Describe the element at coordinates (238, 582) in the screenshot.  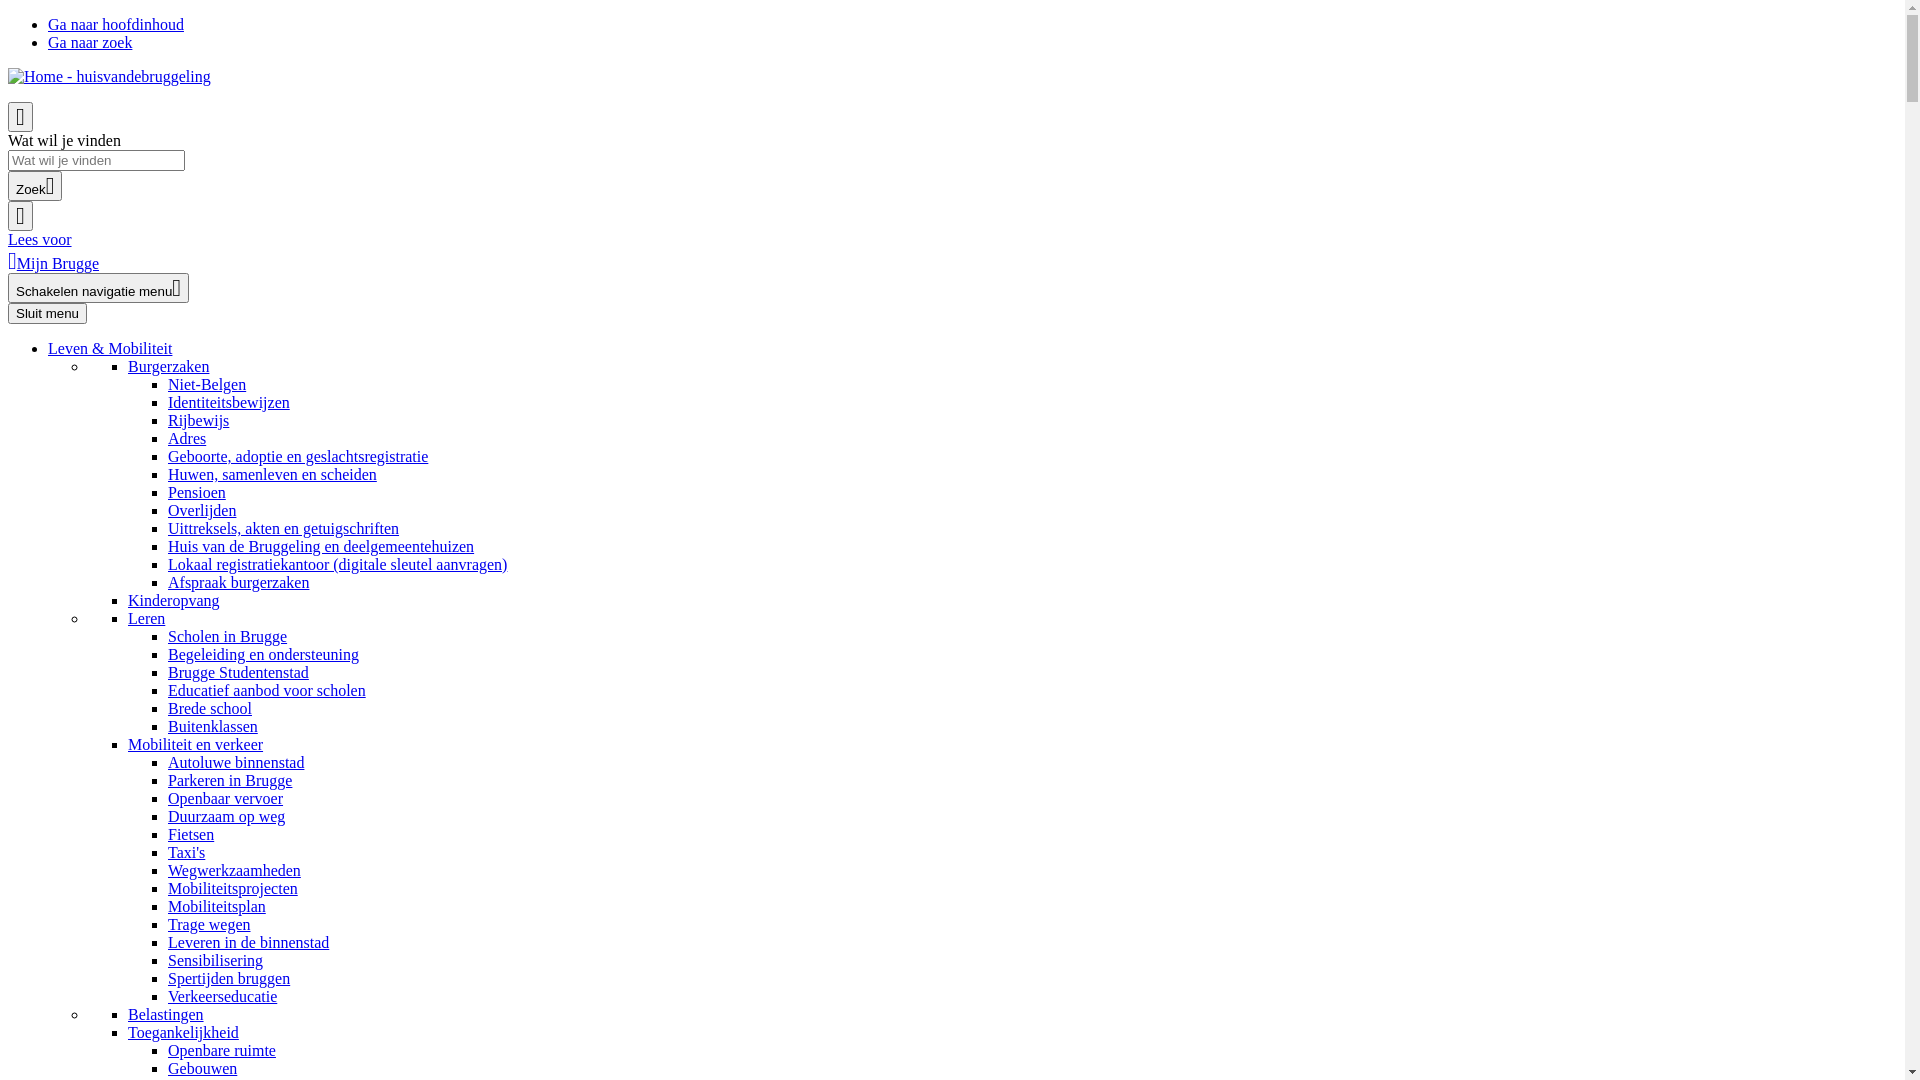
I see `'Afspraak burgerzaken'` at that location.